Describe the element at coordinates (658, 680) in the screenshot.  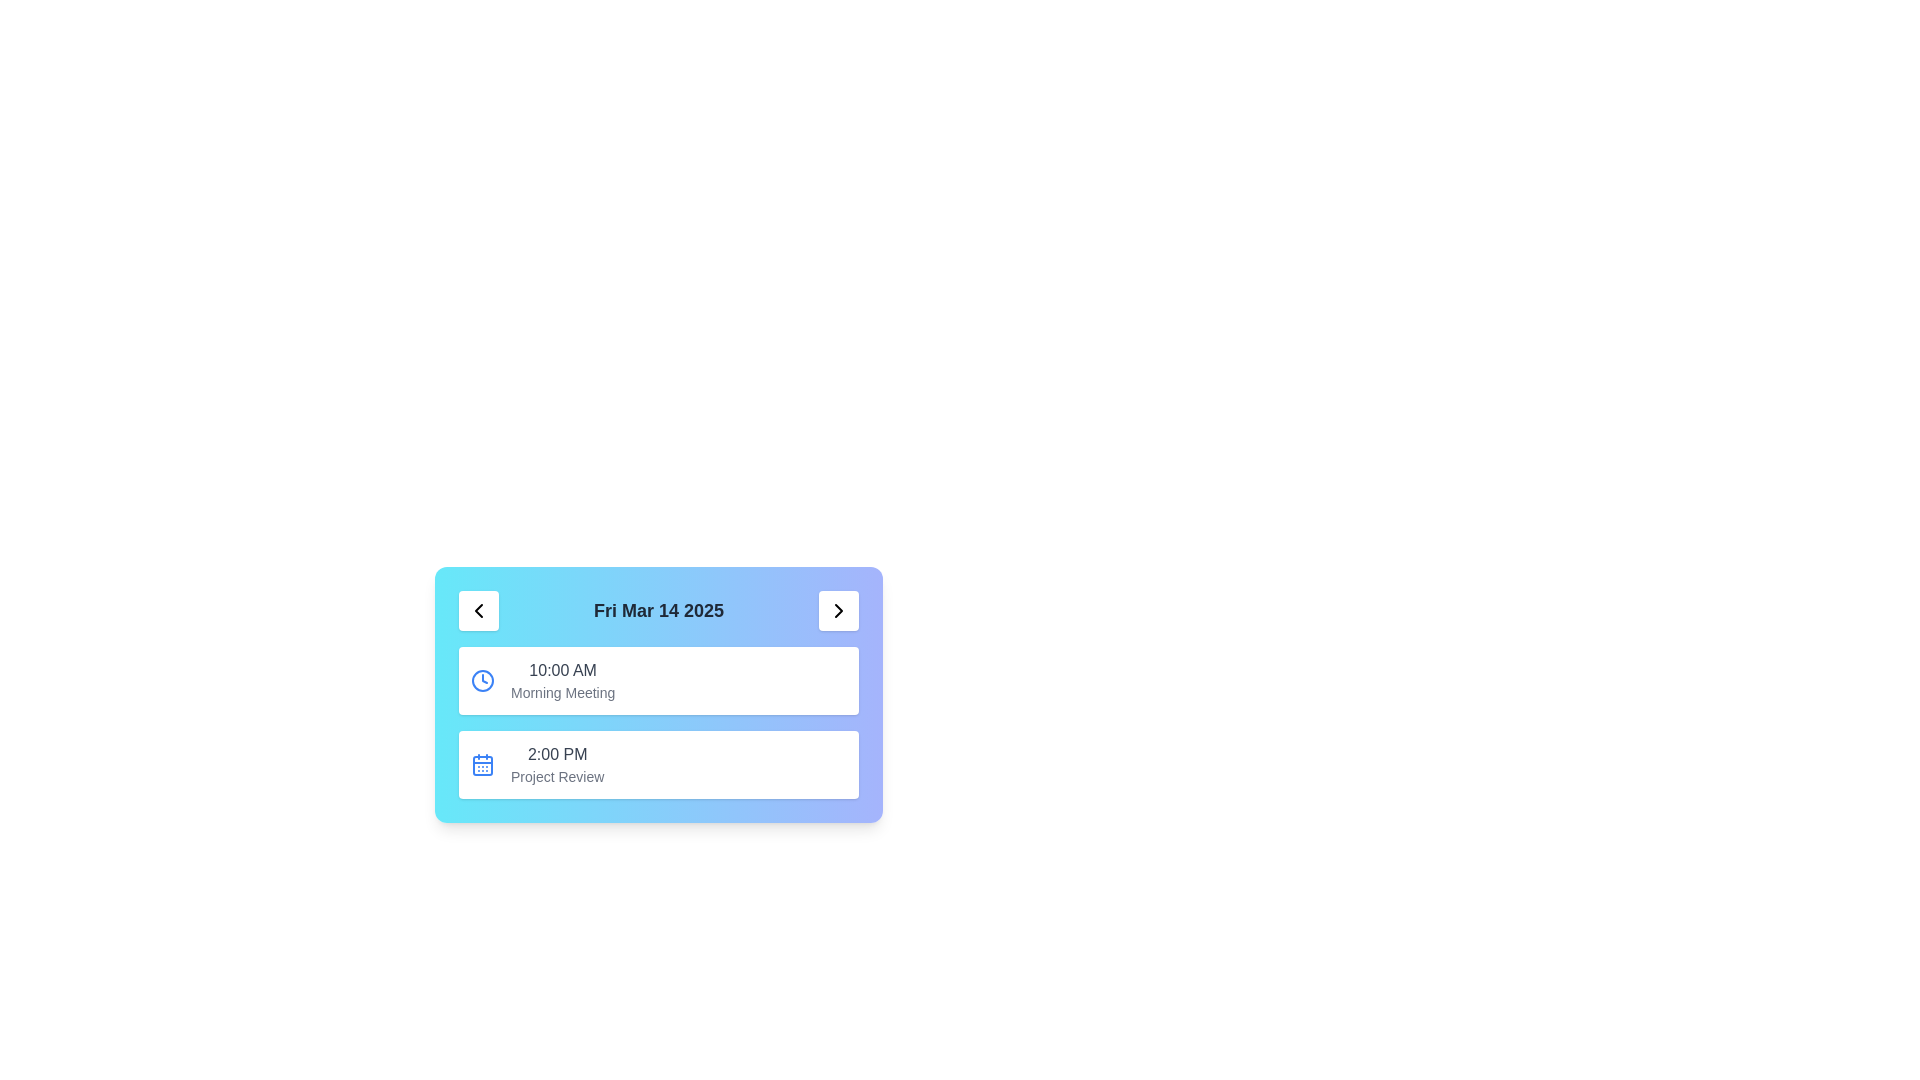
I see `meeting time and title from the first meeting schedule item located in the visual block listing meetings, which is positioned above the '2:00 PM Project Review' entry` at that location.